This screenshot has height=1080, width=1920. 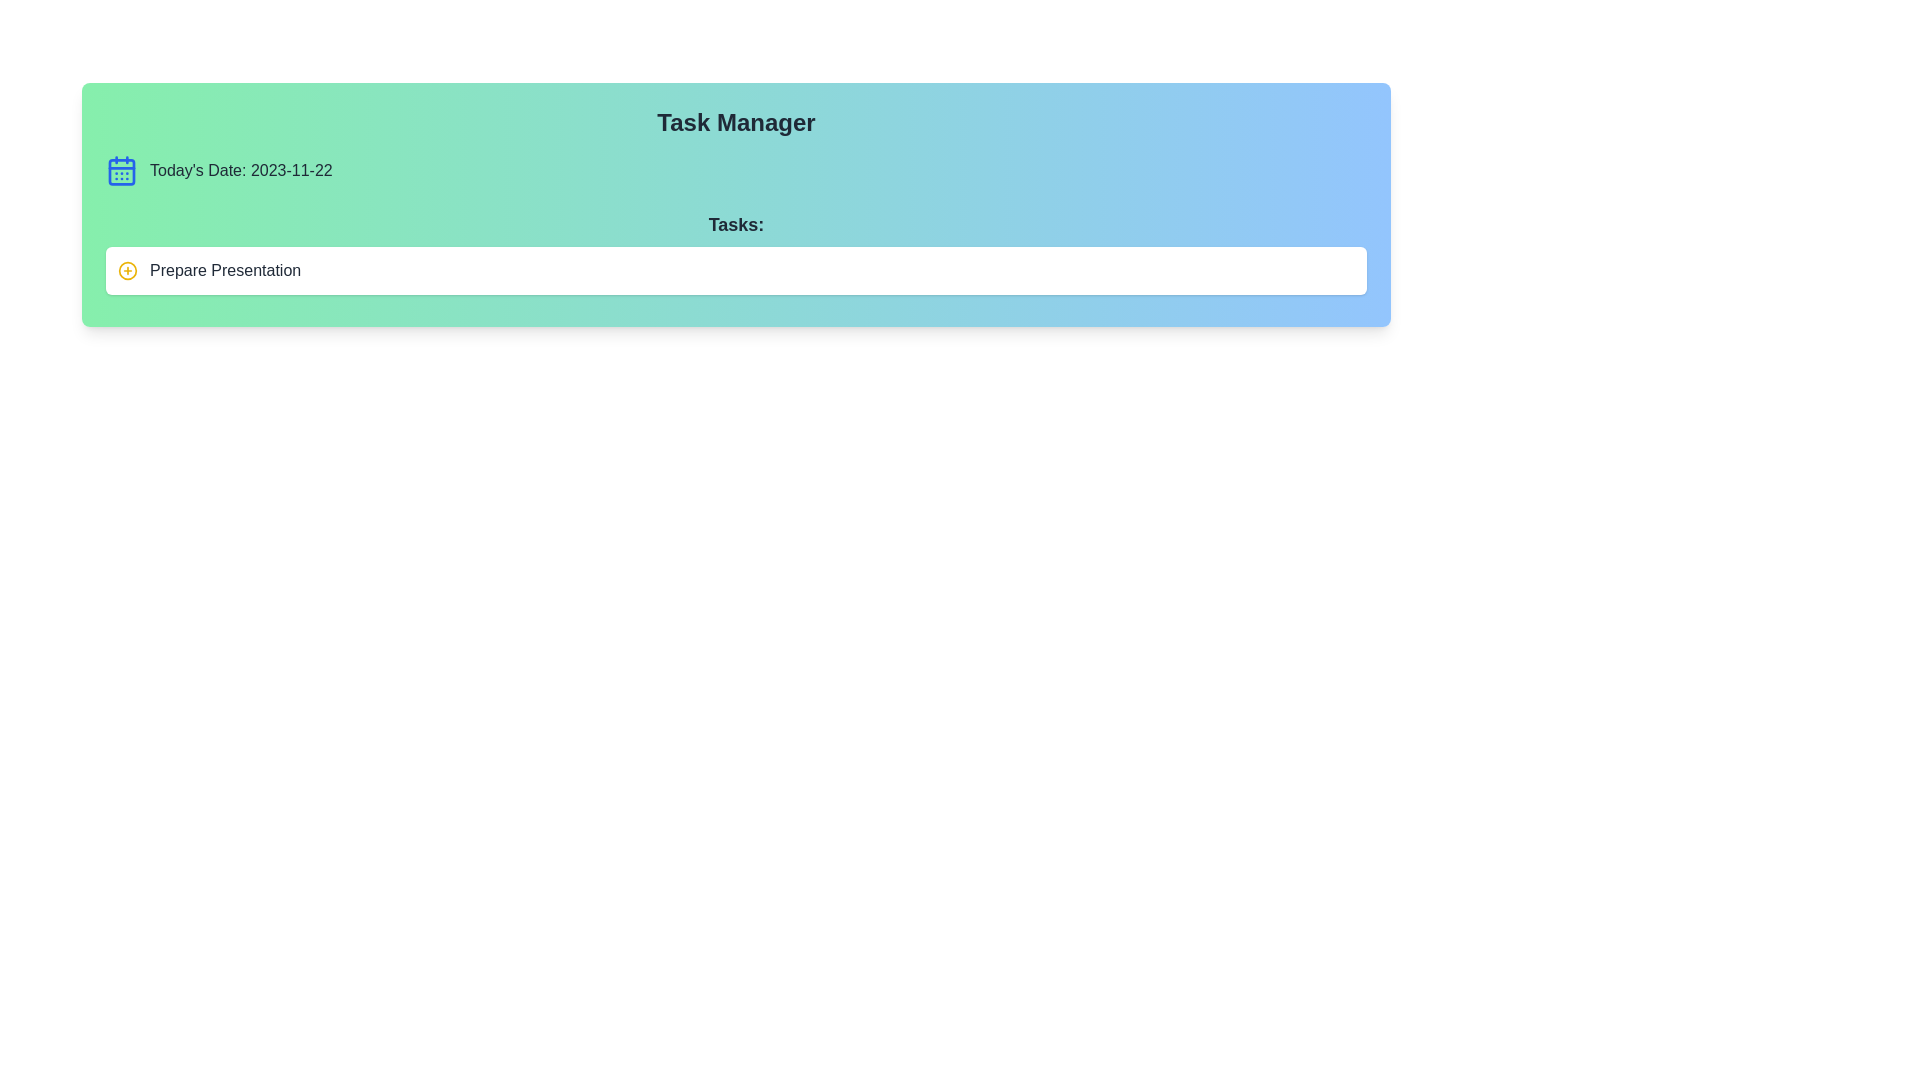 What do you see at coordinates (225, 270) in the screenshot?
I see `the non-interactive text label that describes the task in the task management application, located next to a circular yellow icon with a '+' sign` at bounding box center [225, 270].